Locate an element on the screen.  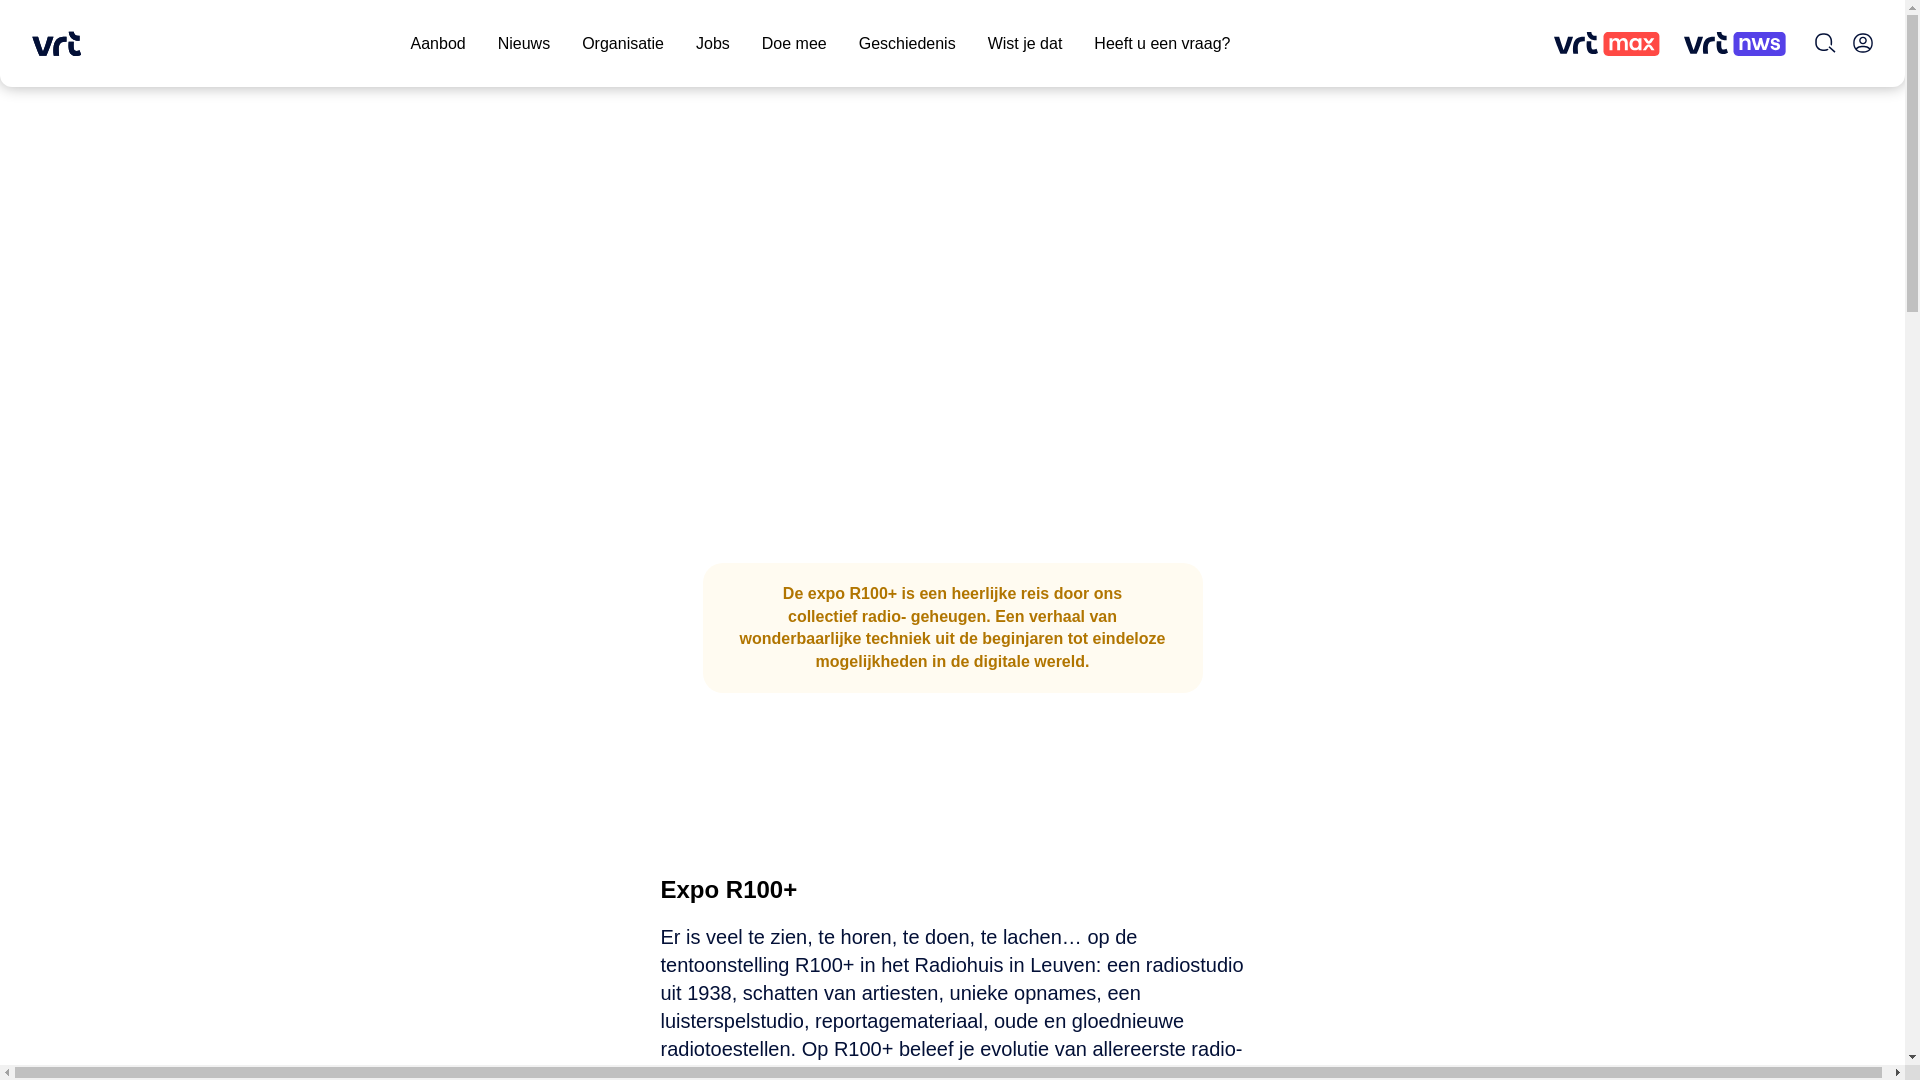
'Heeft u een vraag?' is located at coordinates (1093, 43).